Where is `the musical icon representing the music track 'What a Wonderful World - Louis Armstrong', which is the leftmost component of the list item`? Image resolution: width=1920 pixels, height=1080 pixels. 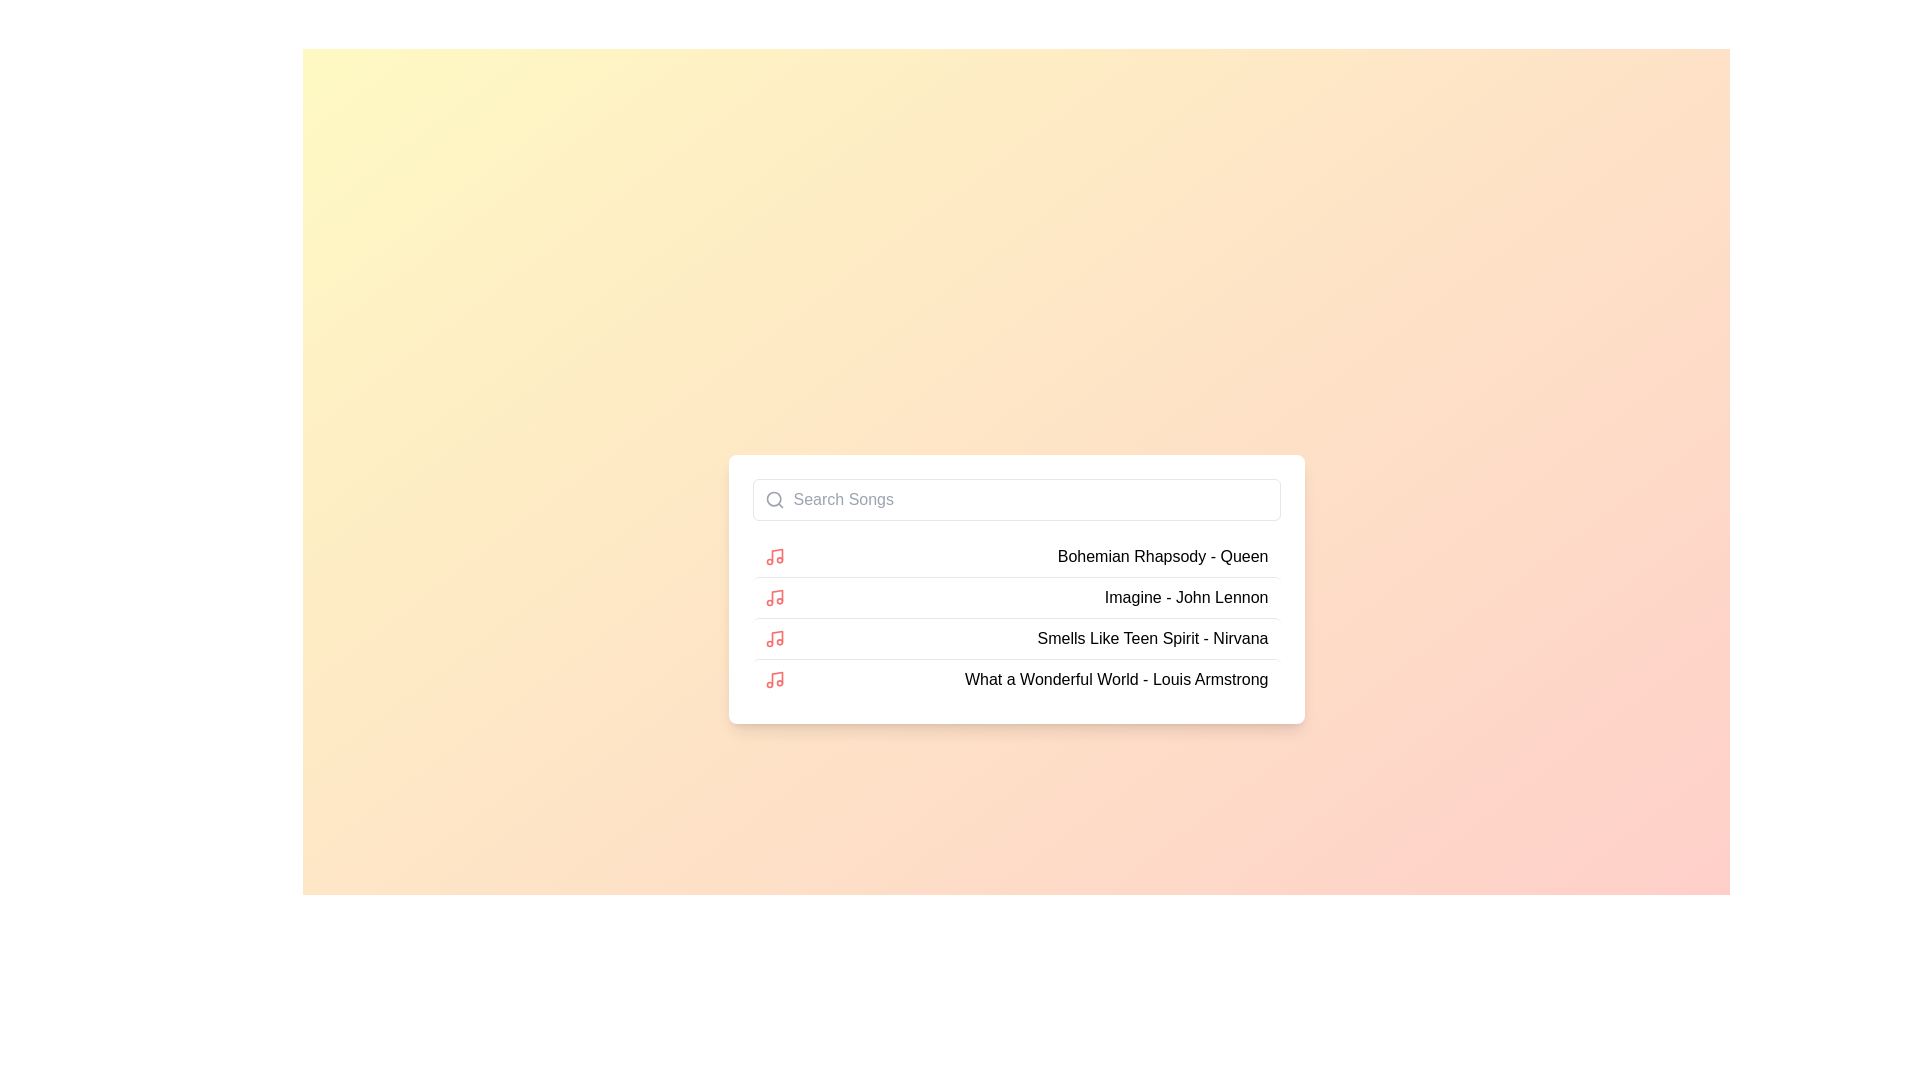
the musical icon representing the music track 'What a Wonderful World - Louis Armstrong', which is the leftmost component of the list item is located at coordinates (773, 678).